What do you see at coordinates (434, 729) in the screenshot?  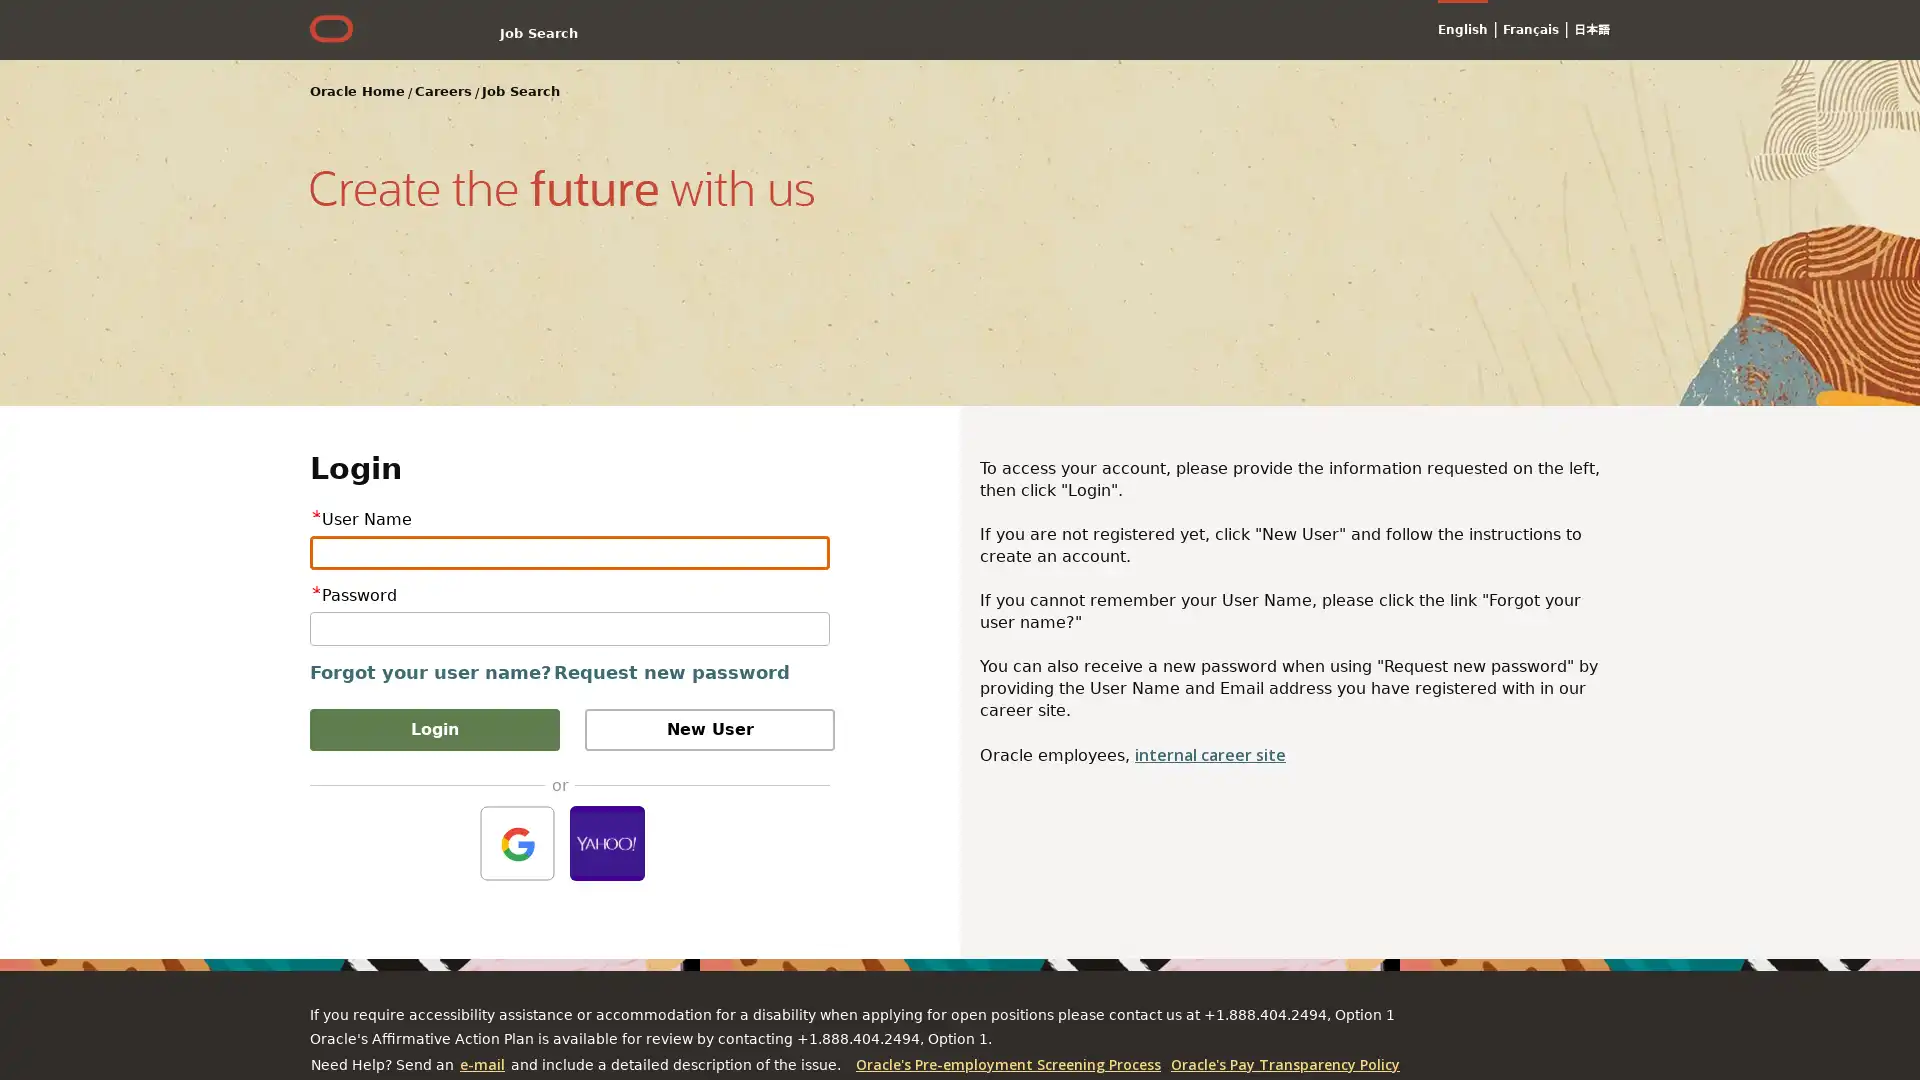 I see `Login` at bounding box center [434, 729].